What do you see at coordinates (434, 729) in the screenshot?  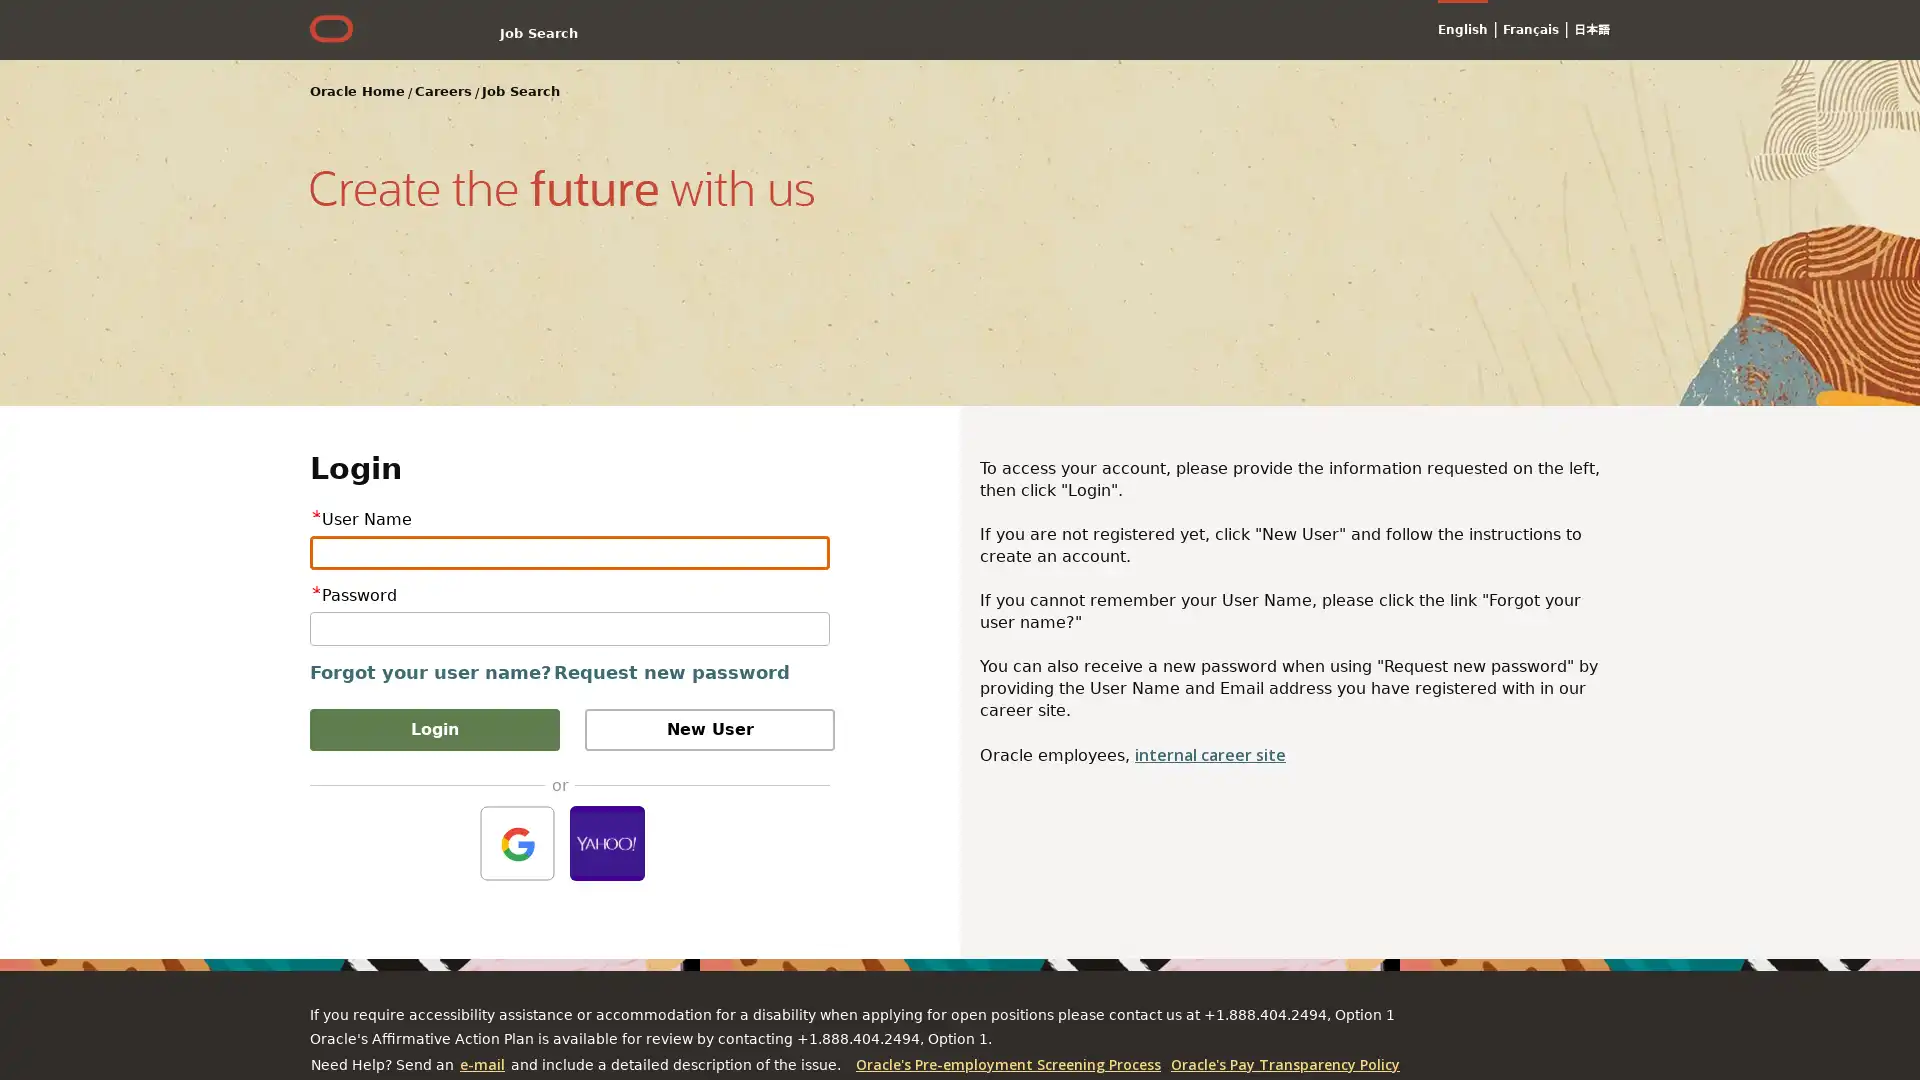 I see `Login` at bounding box center [434, 729].